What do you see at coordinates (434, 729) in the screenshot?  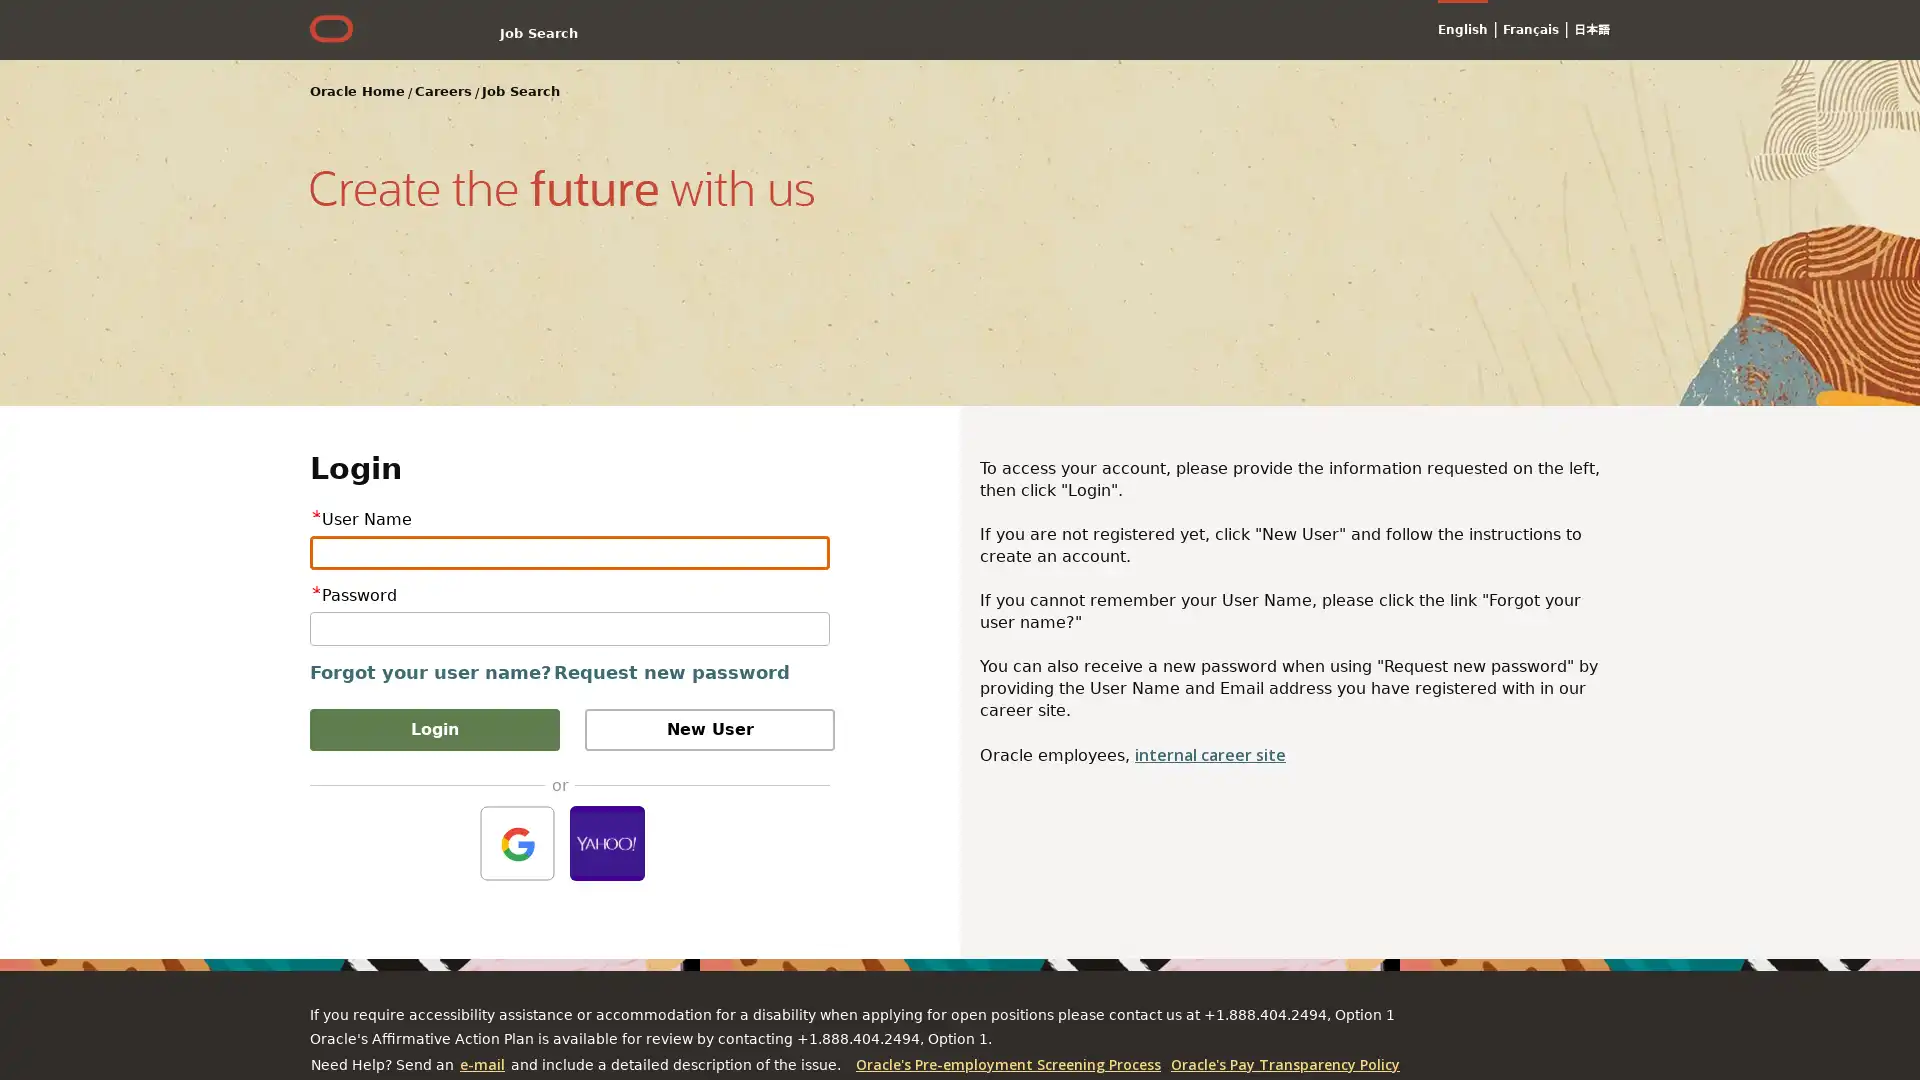 I see `Login` at bounding box center [434, 729].